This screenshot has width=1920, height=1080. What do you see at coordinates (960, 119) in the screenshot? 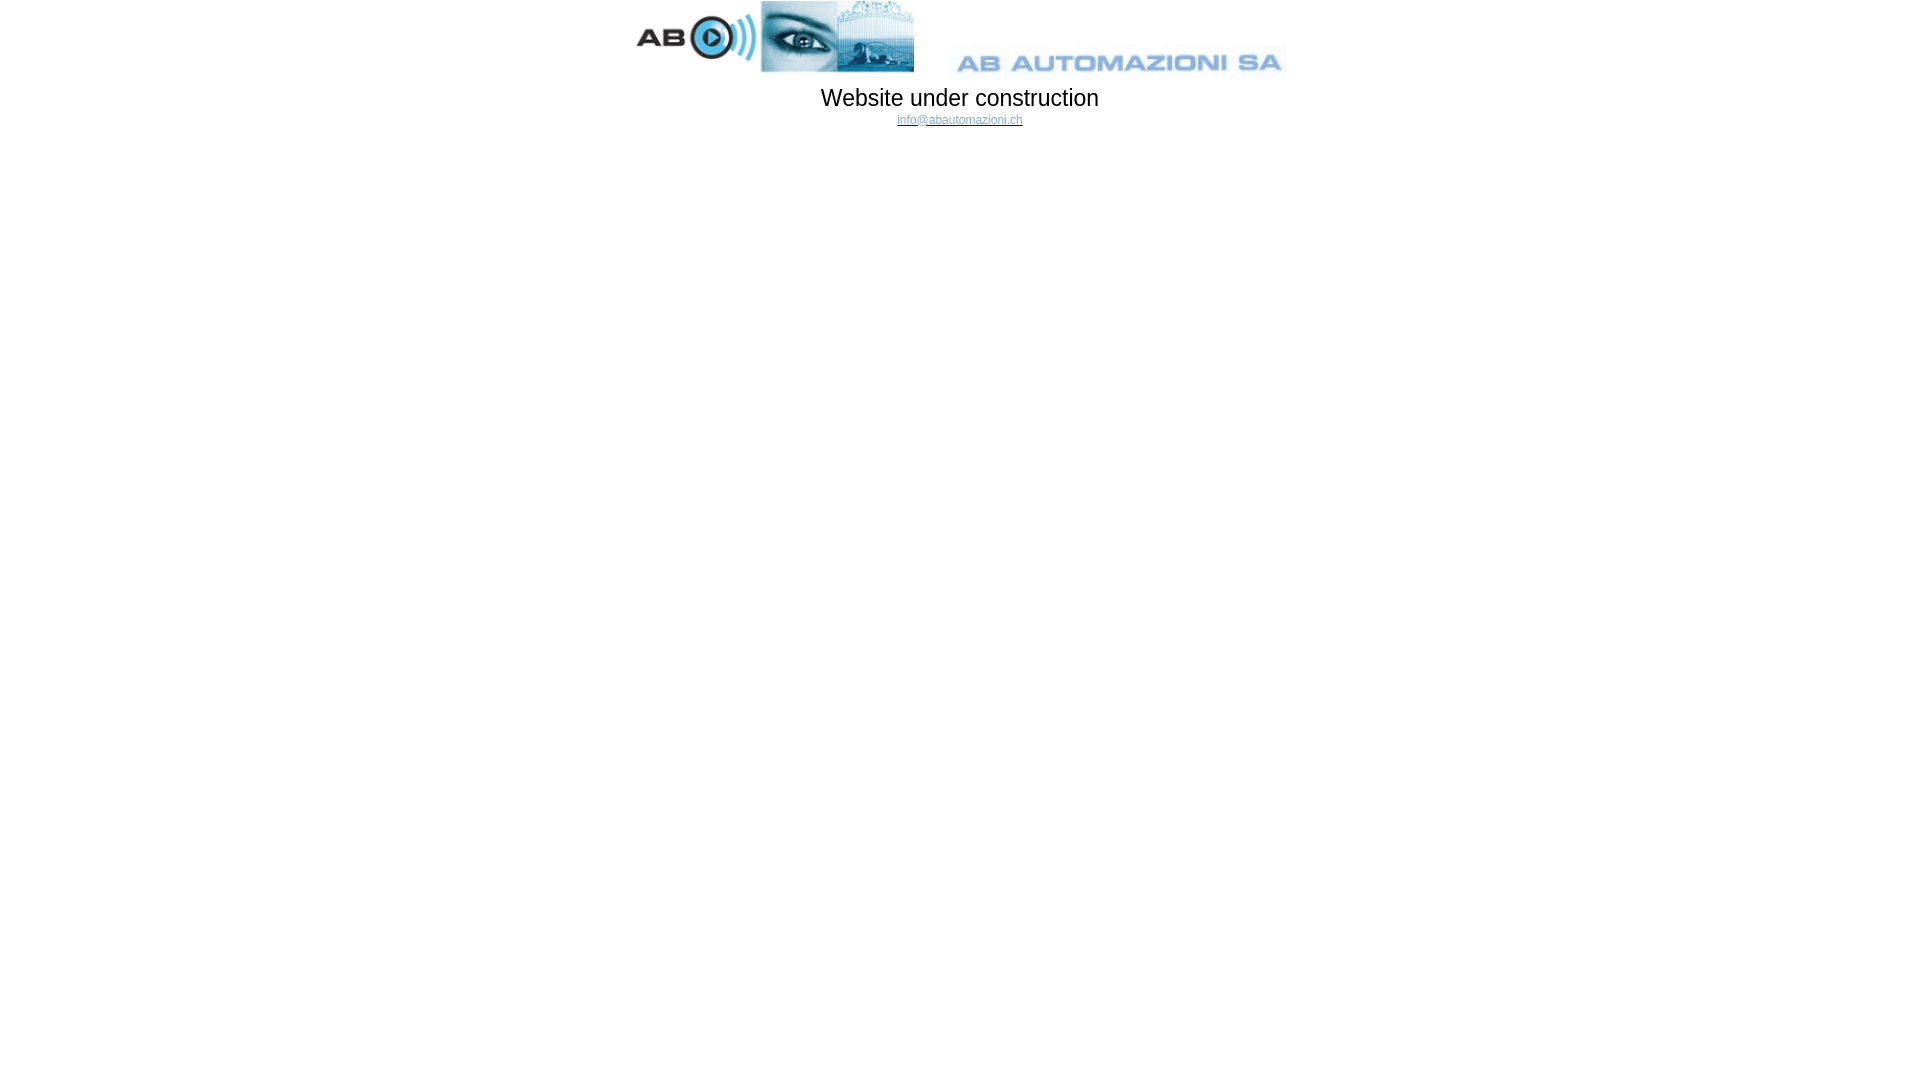
I see `'info@abautomazioni.ch'` at bounding box center [960, 119].